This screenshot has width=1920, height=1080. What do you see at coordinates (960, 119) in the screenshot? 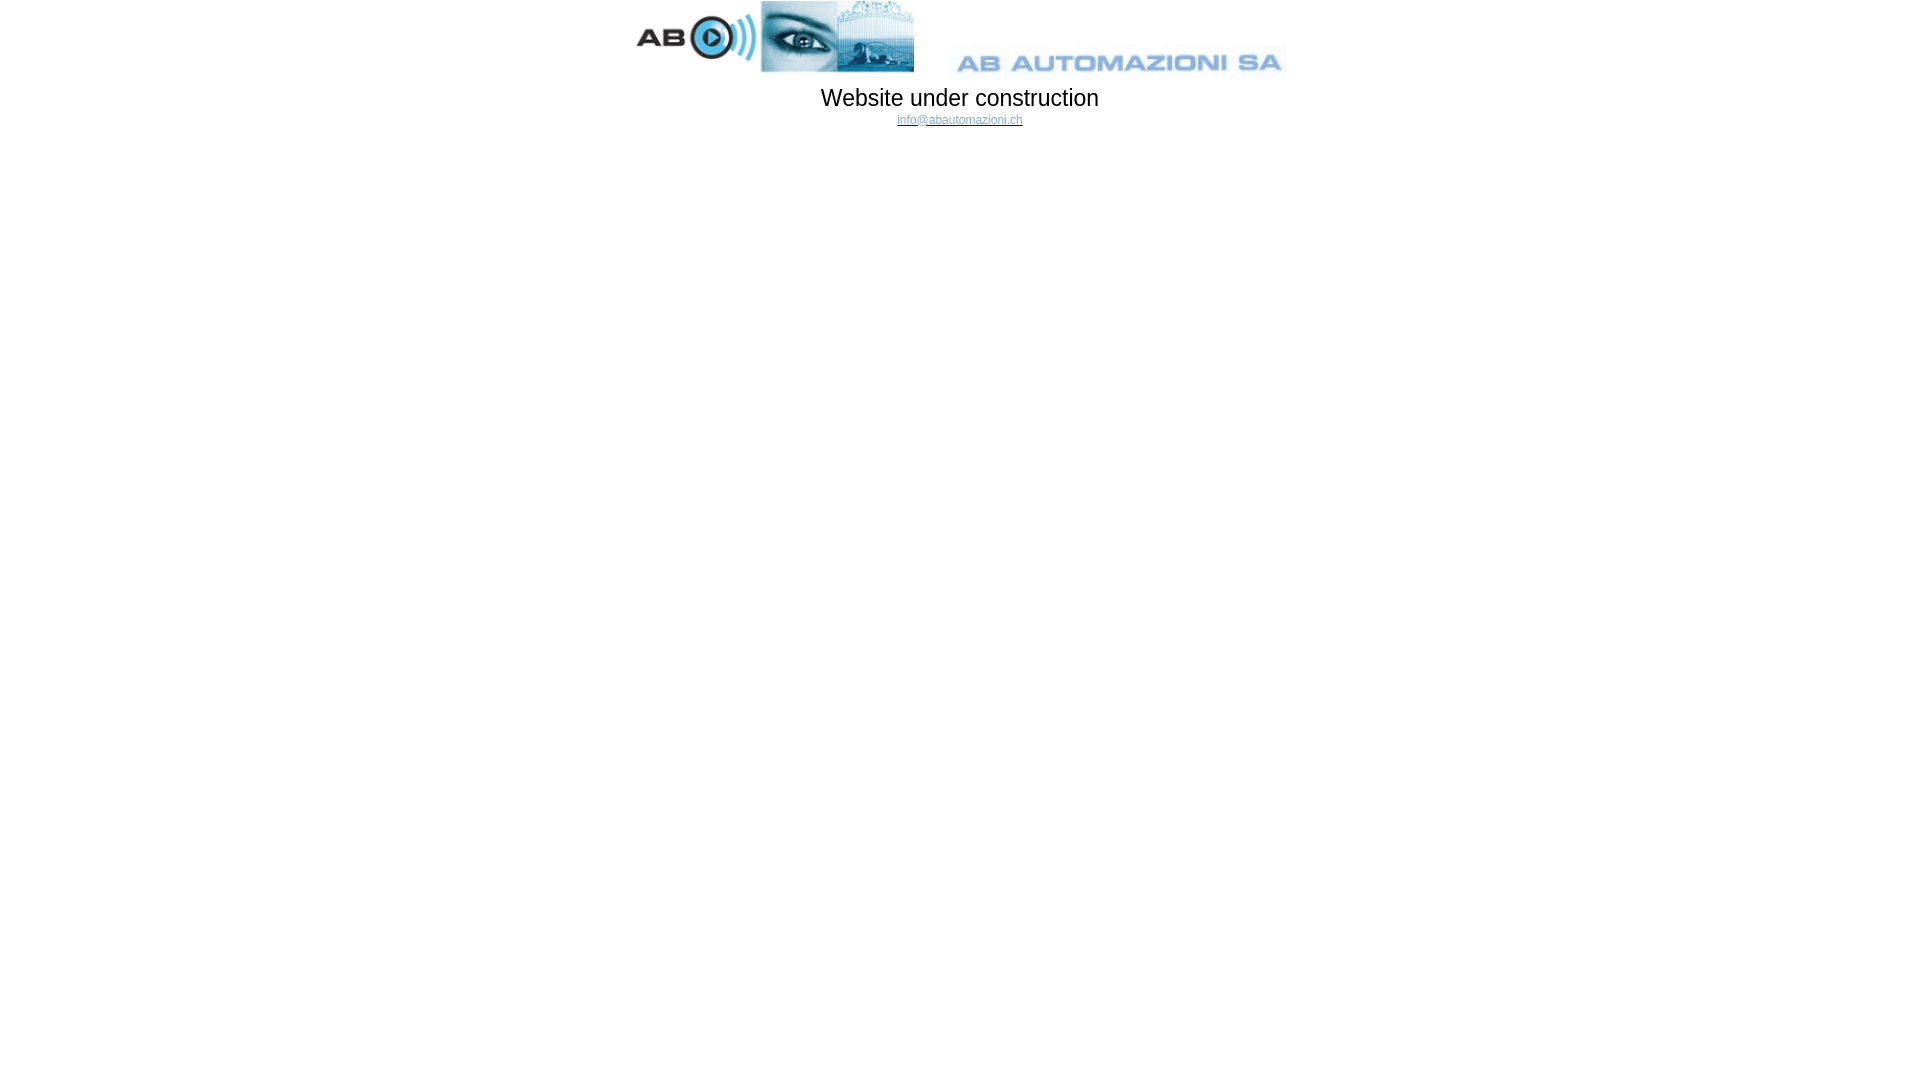
I see `'info@abautomazioni.ch'` at bounding box center [960, 119].